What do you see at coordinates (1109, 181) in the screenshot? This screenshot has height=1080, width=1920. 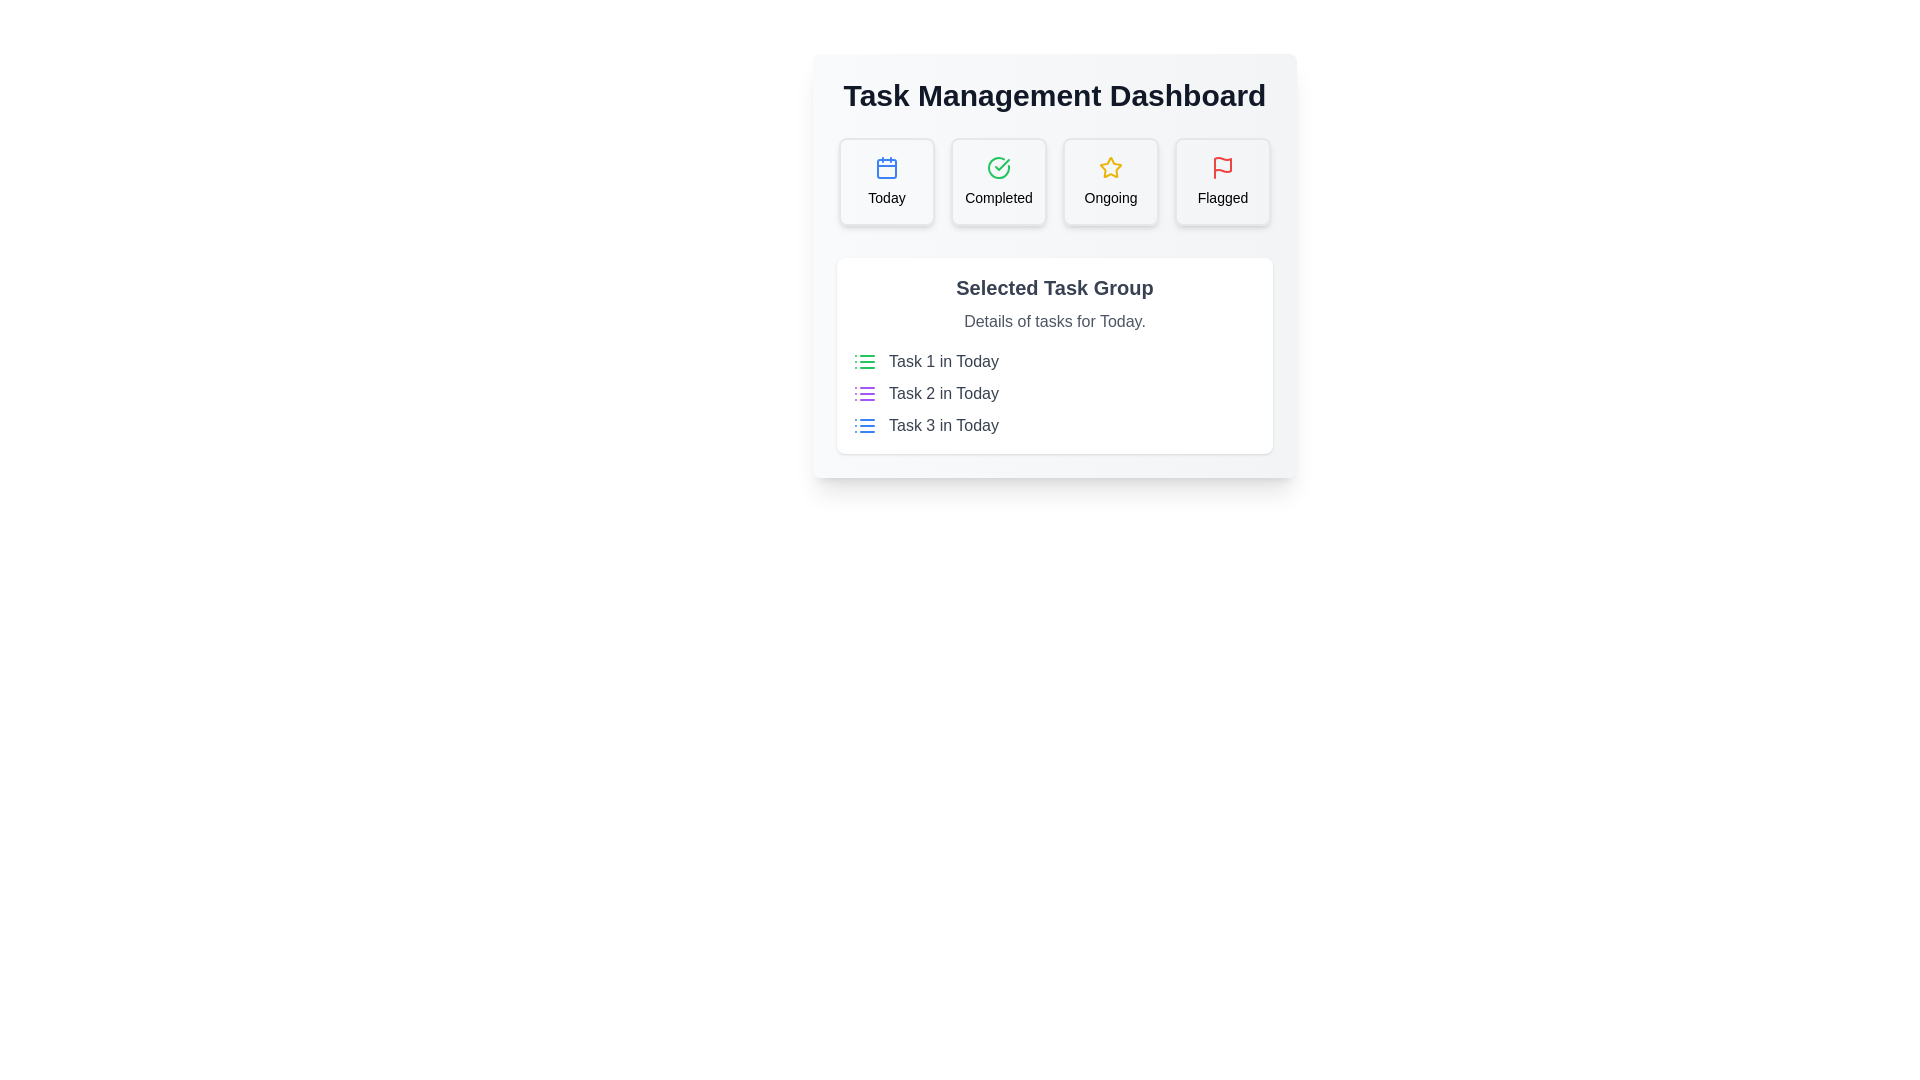 I see `the 'Ongoing' button, which is a rectangular button with a white background and a yellow outlined star icon` at bounding box center [1109, 181].